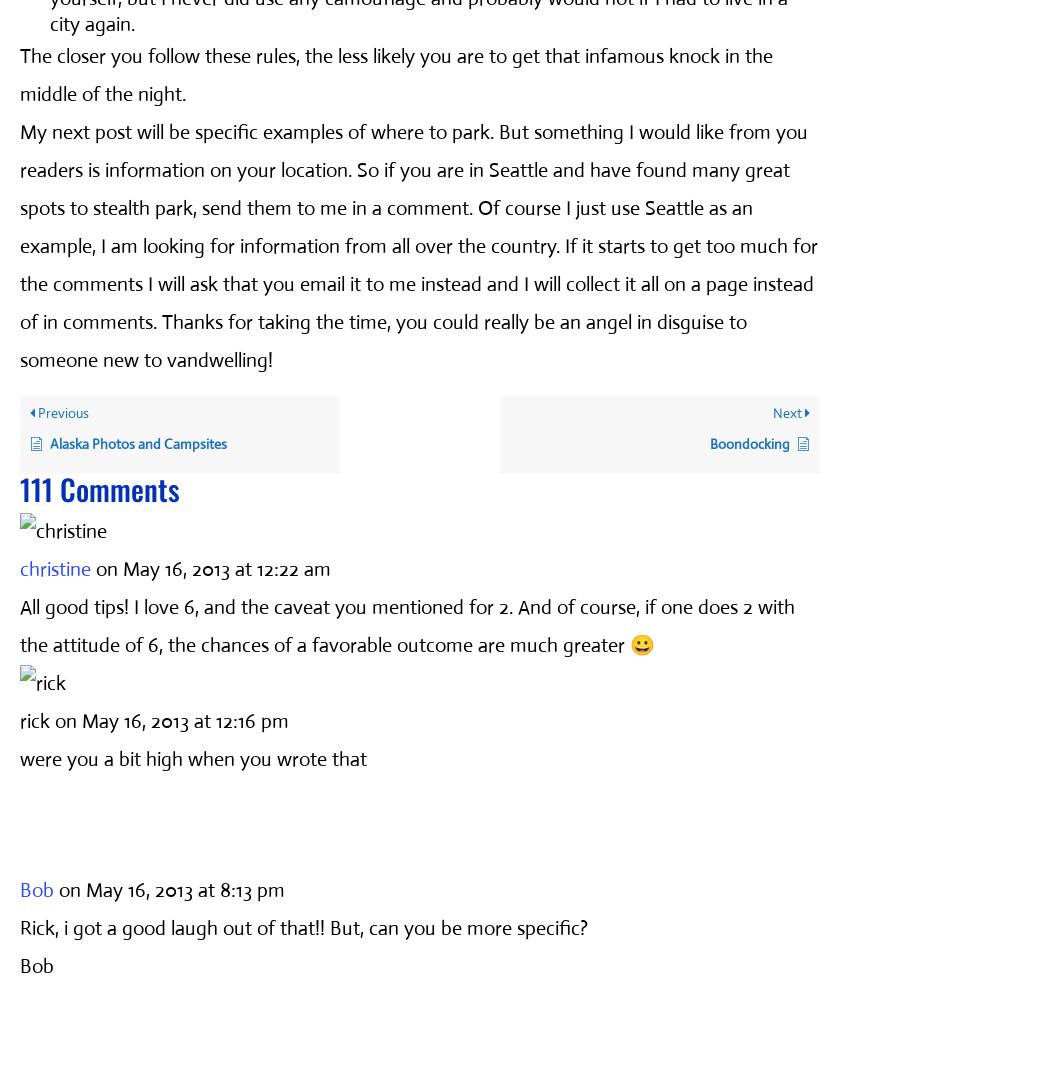 The height and width of the screenshot is (1074, 1050). Describe the element at coordinates (54, 567) in the screenshot. I see `'christine'` at that location.